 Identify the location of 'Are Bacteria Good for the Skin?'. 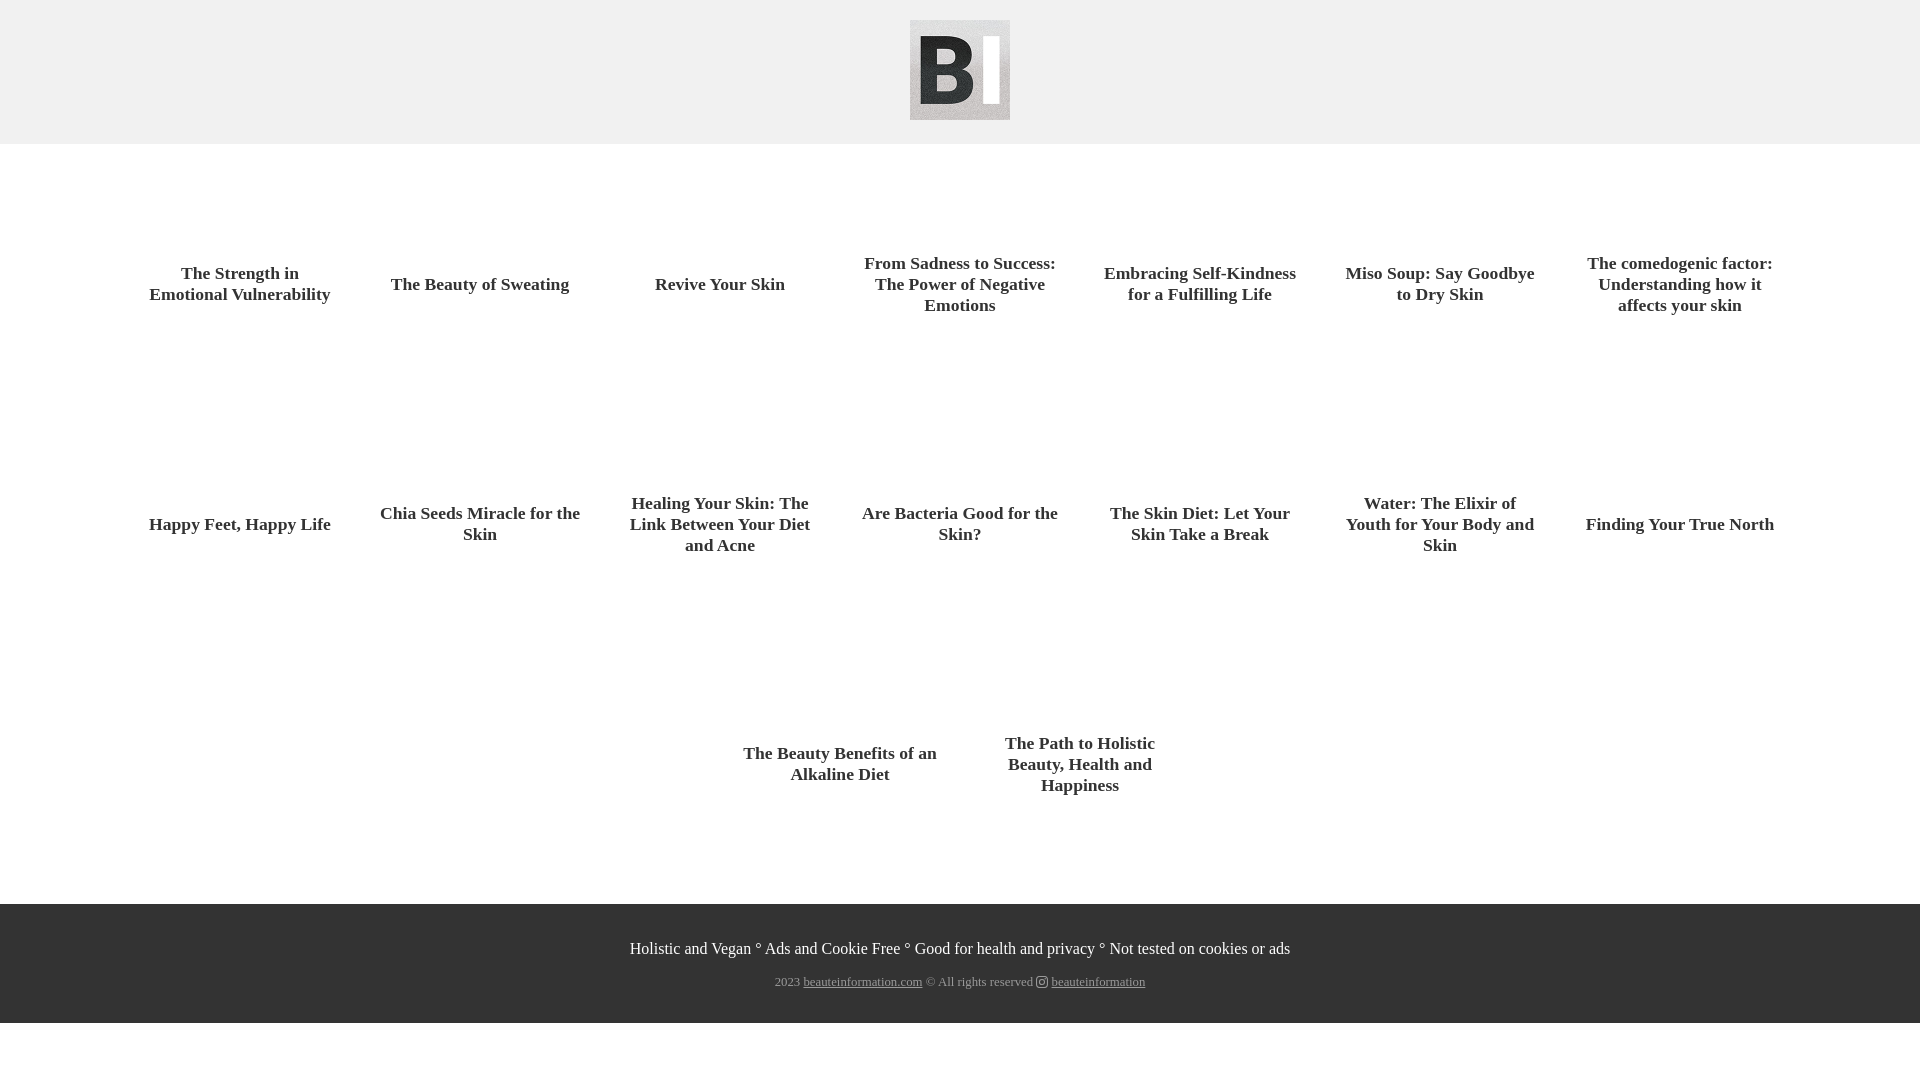
(960, 523).